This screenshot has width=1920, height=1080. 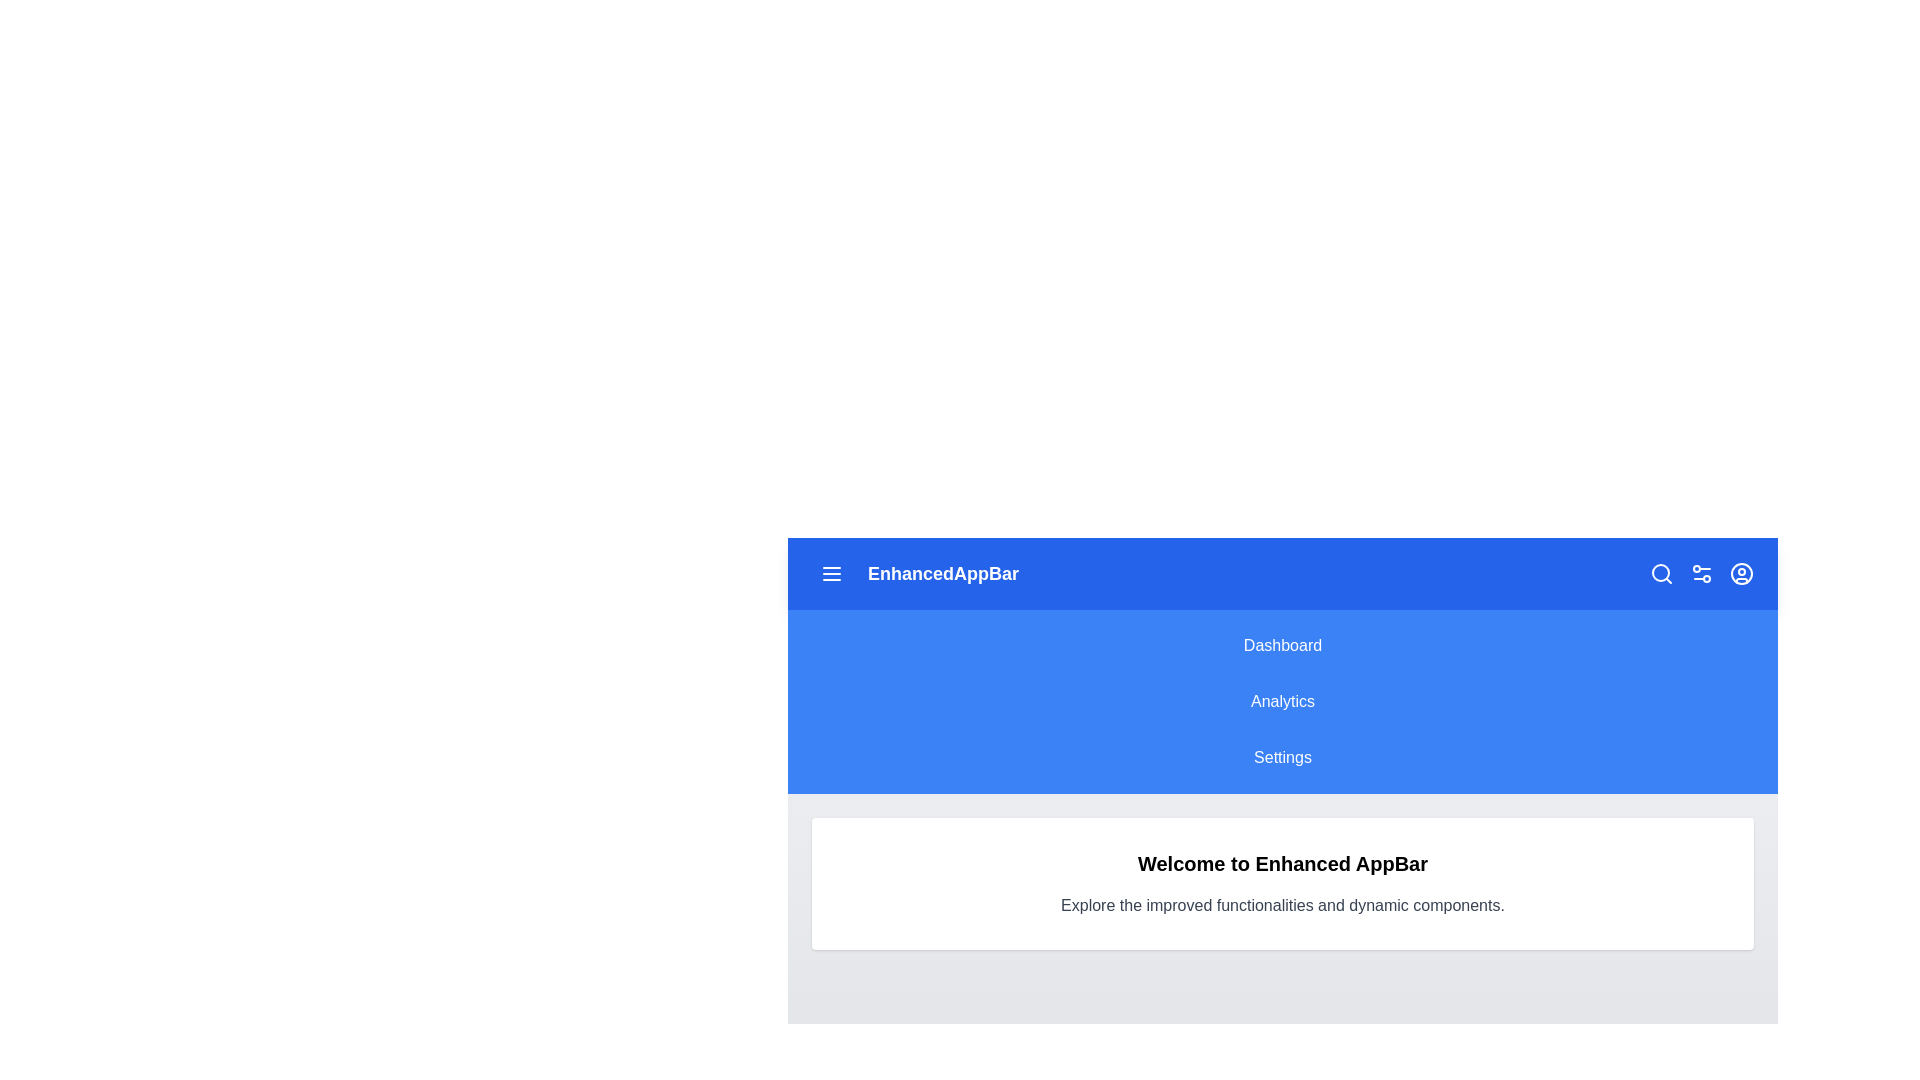 I want to click on the 'Settings' option in the menu, so click(x=1282, y=758).